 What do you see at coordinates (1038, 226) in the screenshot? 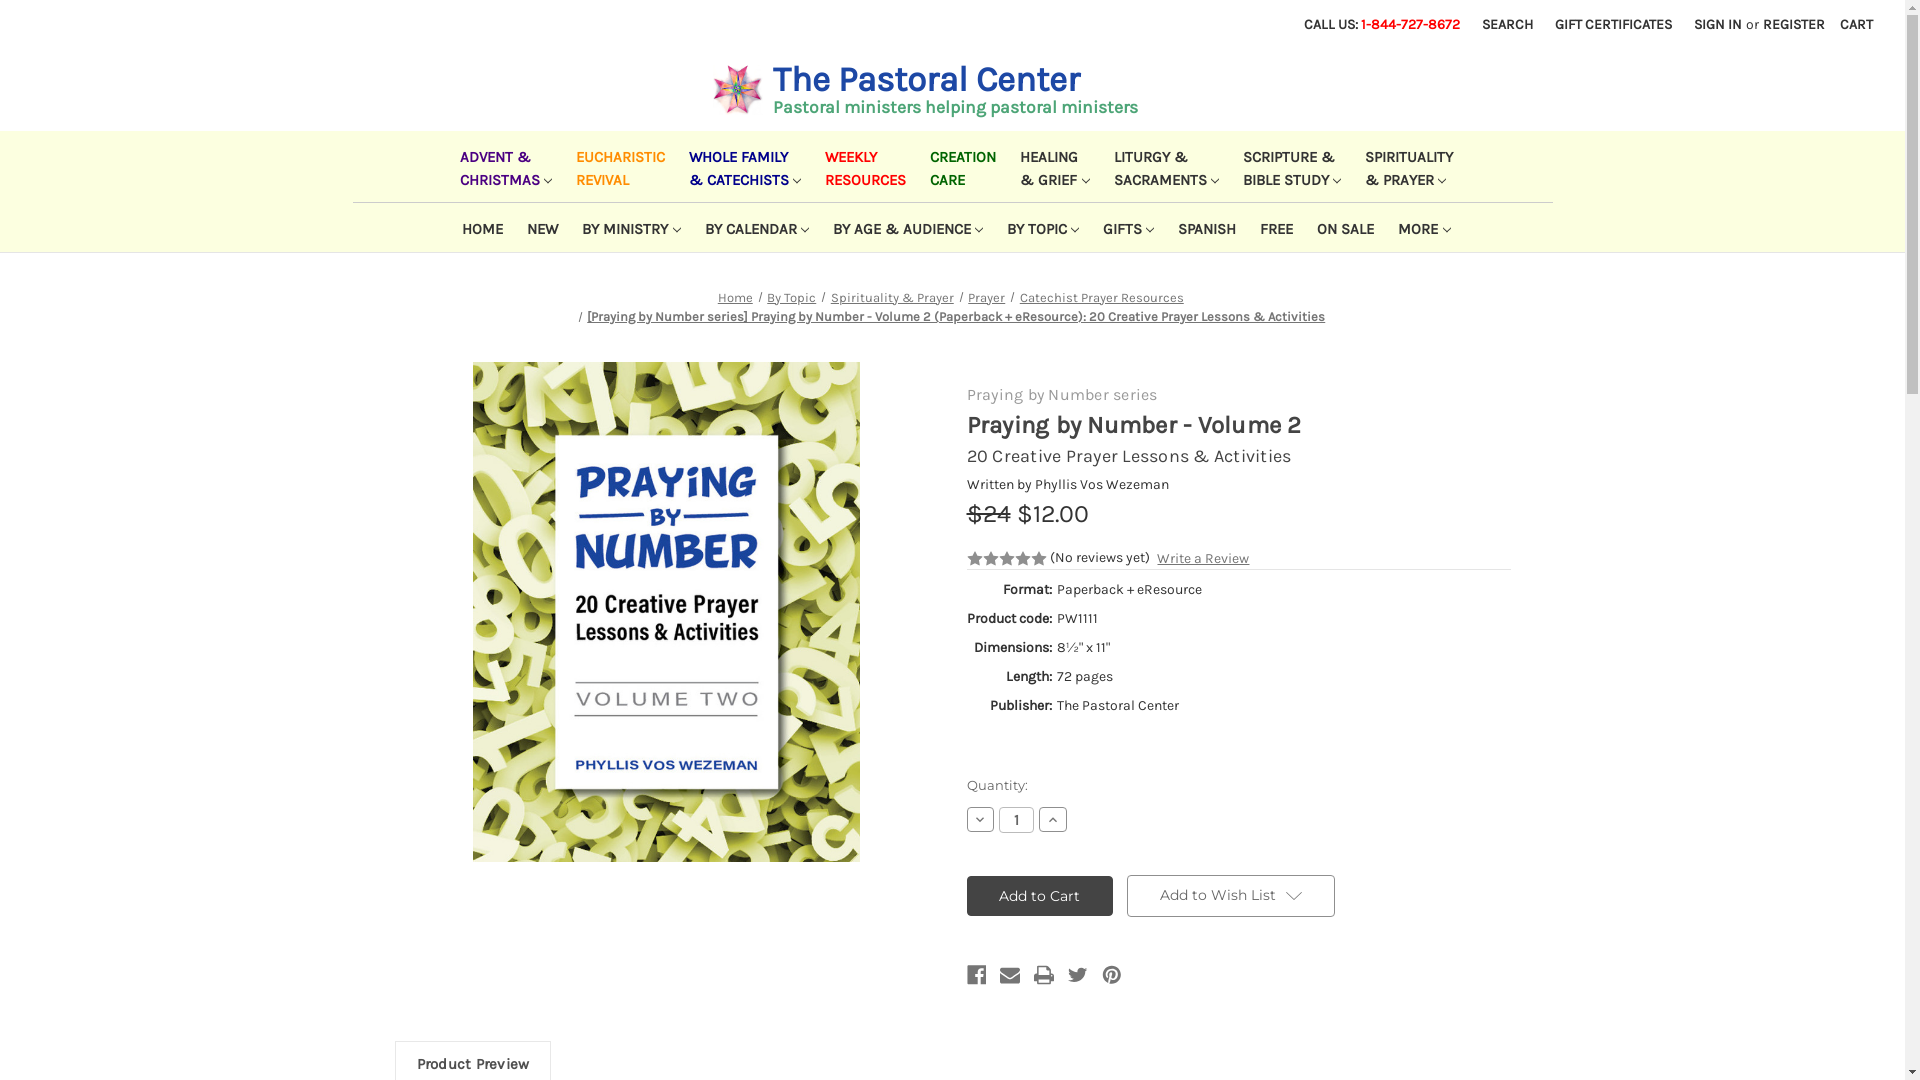
I see `'BY TOPIC'` at bounding box center [1038, 226].